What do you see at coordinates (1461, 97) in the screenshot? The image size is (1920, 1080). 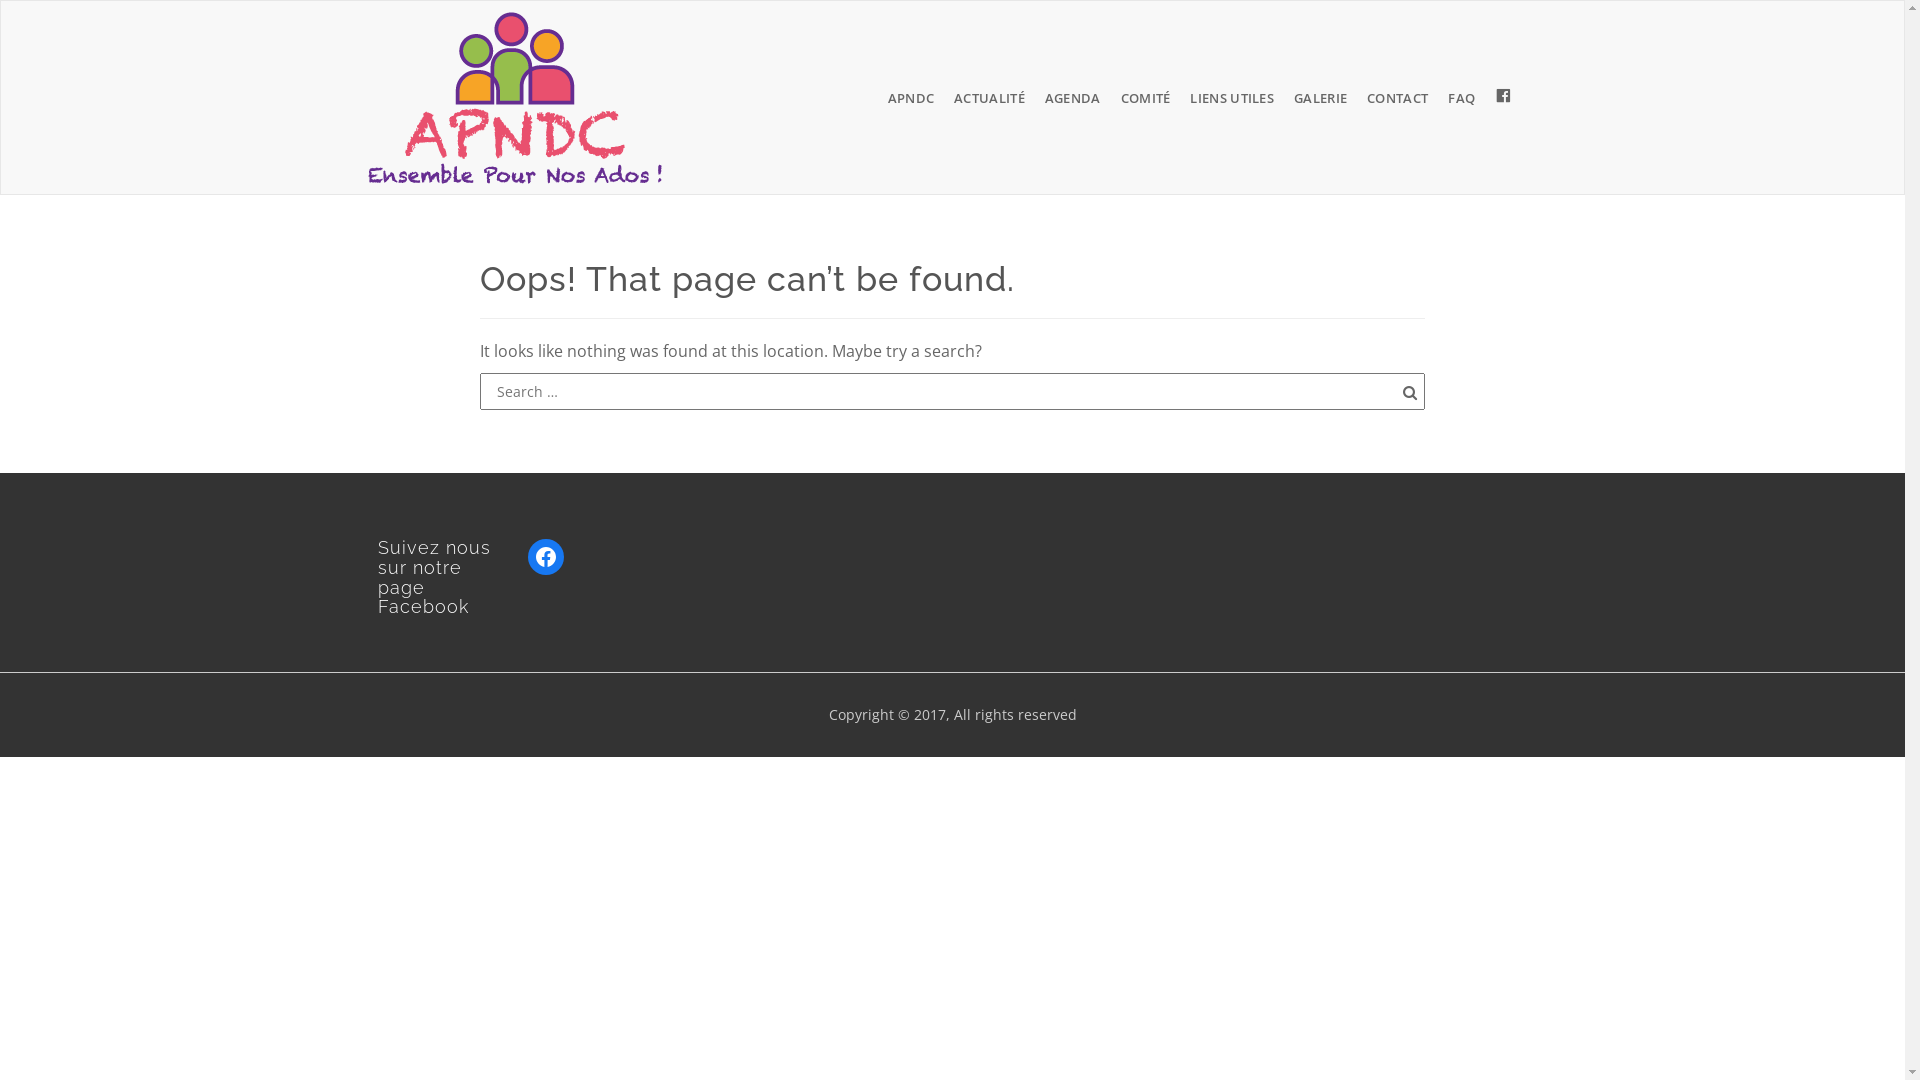 I see `'FAQ'` at bounding box center [1461, 97].